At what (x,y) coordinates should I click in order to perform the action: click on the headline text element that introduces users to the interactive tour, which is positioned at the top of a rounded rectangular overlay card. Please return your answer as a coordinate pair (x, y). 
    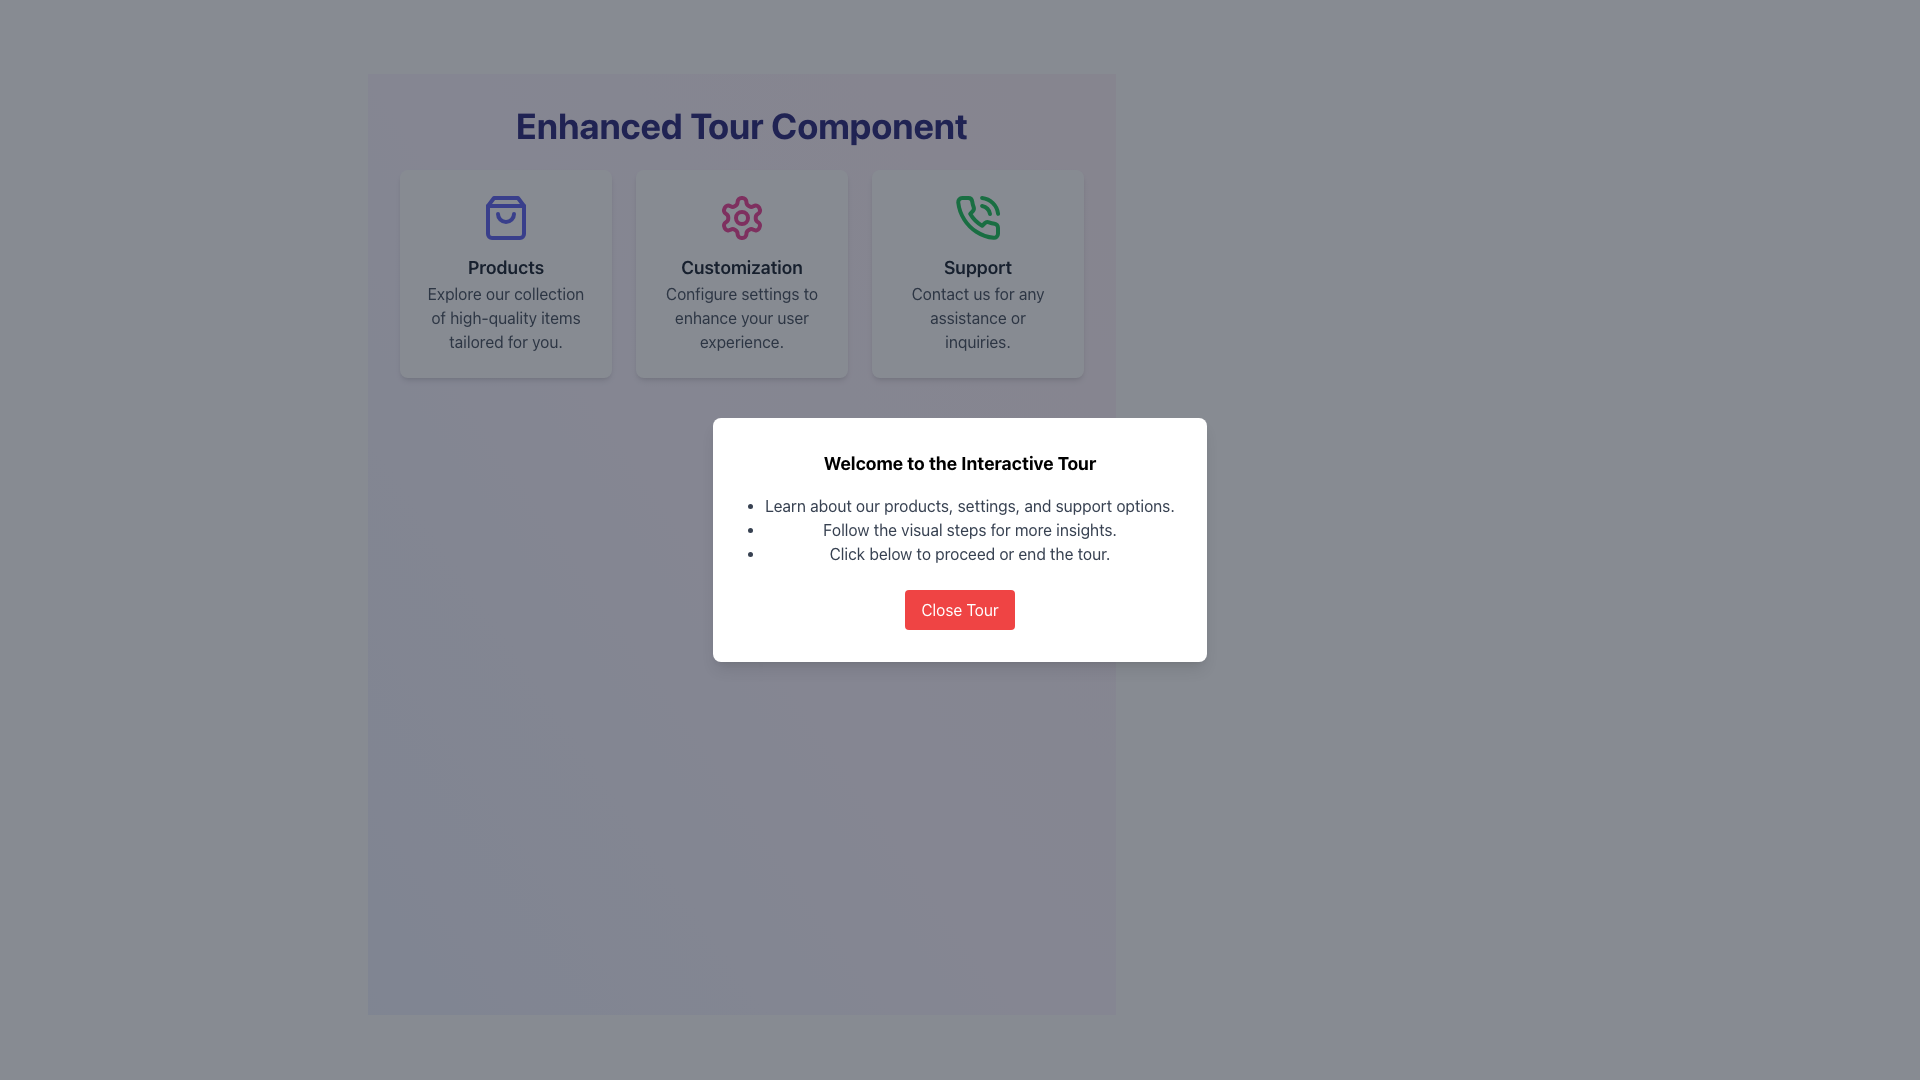
    Looking at the image, I should click on (960, 463).